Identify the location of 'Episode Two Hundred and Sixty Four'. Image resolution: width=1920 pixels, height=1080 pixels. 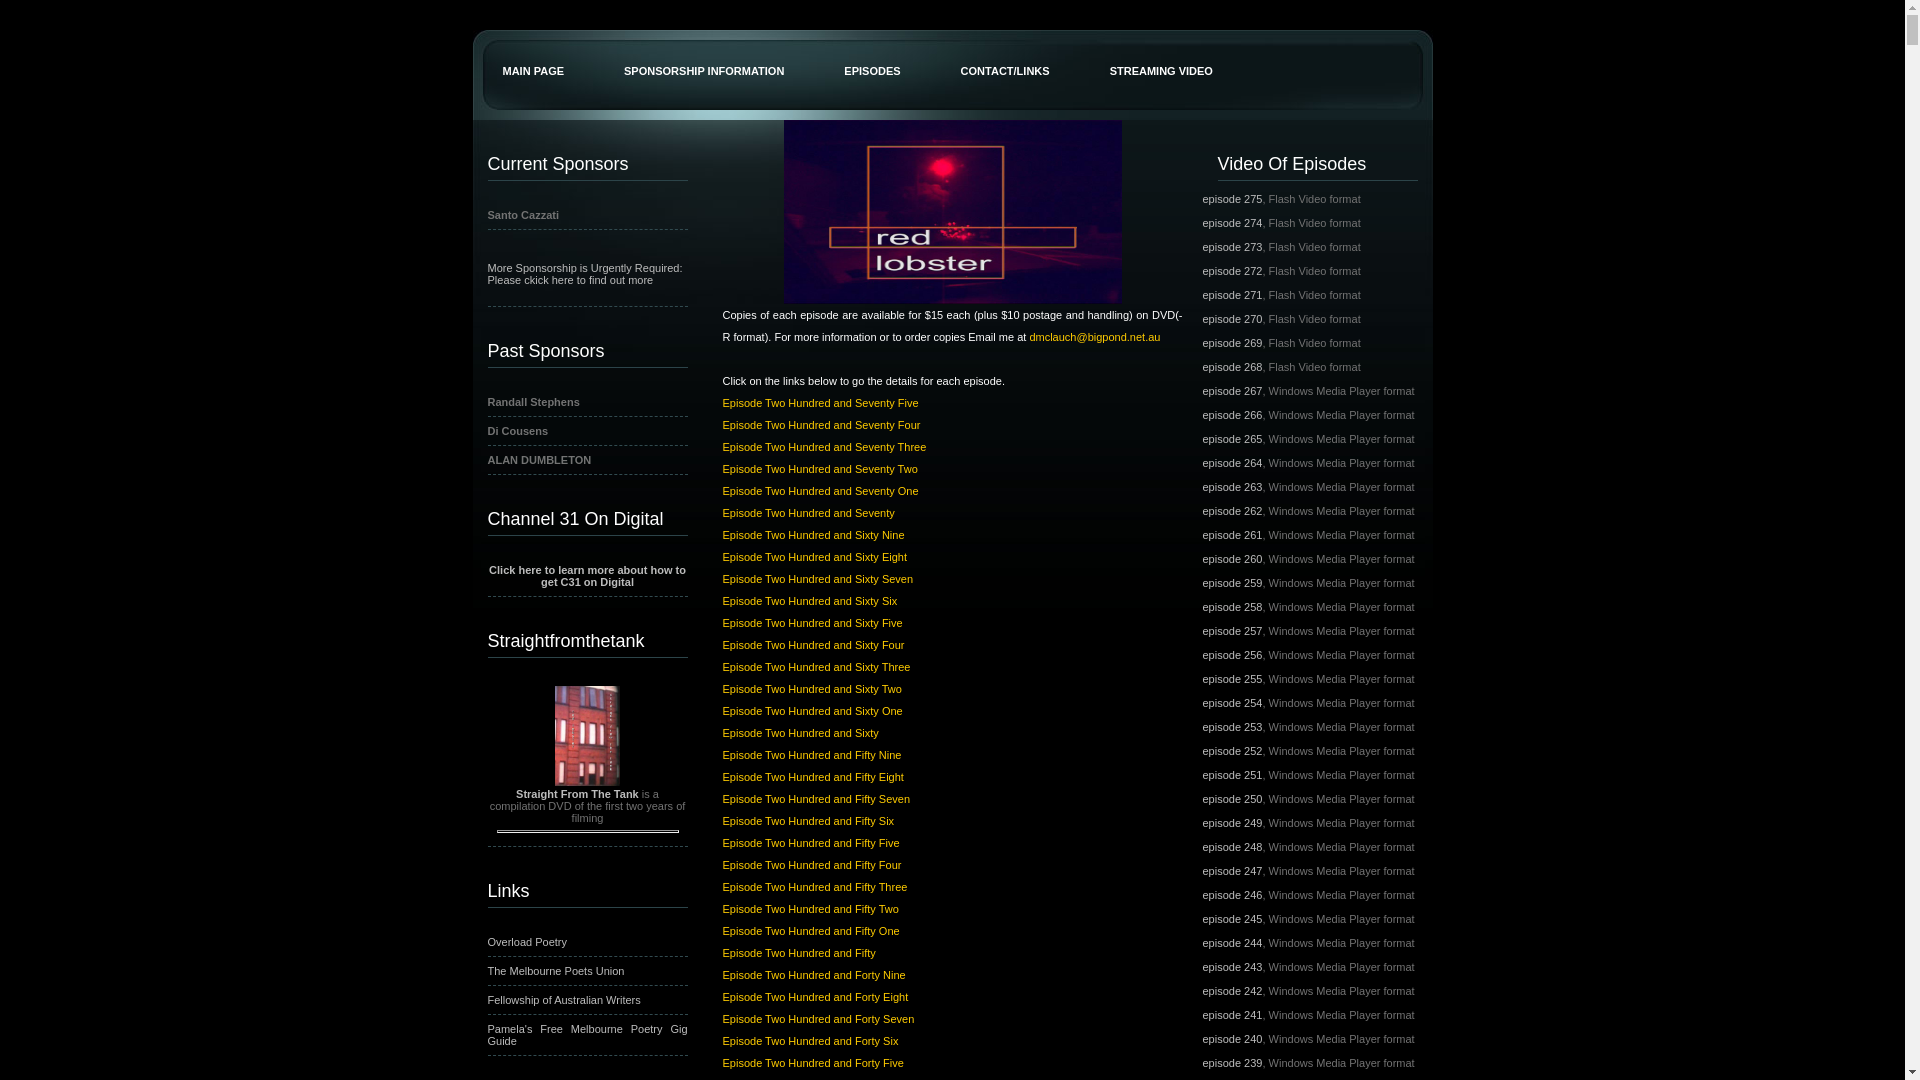
(720, 644).